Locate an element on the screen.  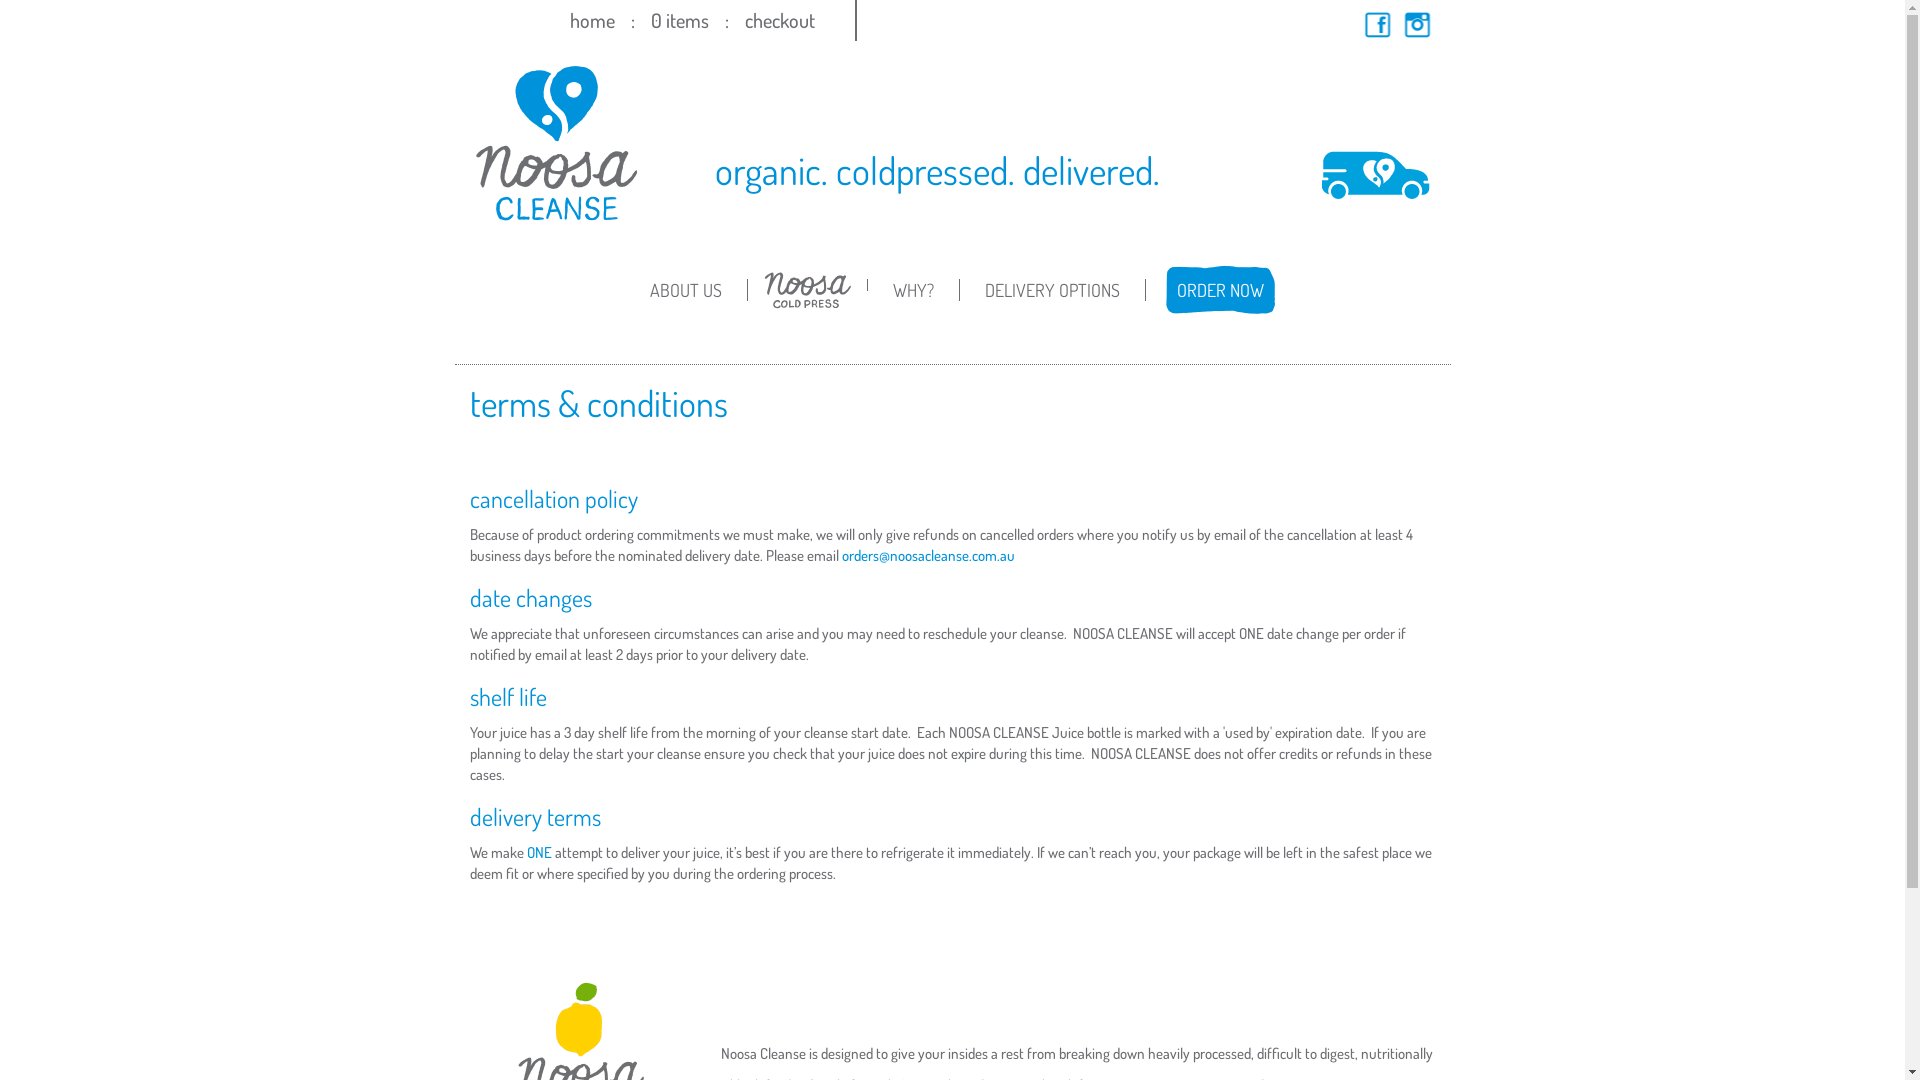
'Instagram' is located at coordinates (1416, 24).